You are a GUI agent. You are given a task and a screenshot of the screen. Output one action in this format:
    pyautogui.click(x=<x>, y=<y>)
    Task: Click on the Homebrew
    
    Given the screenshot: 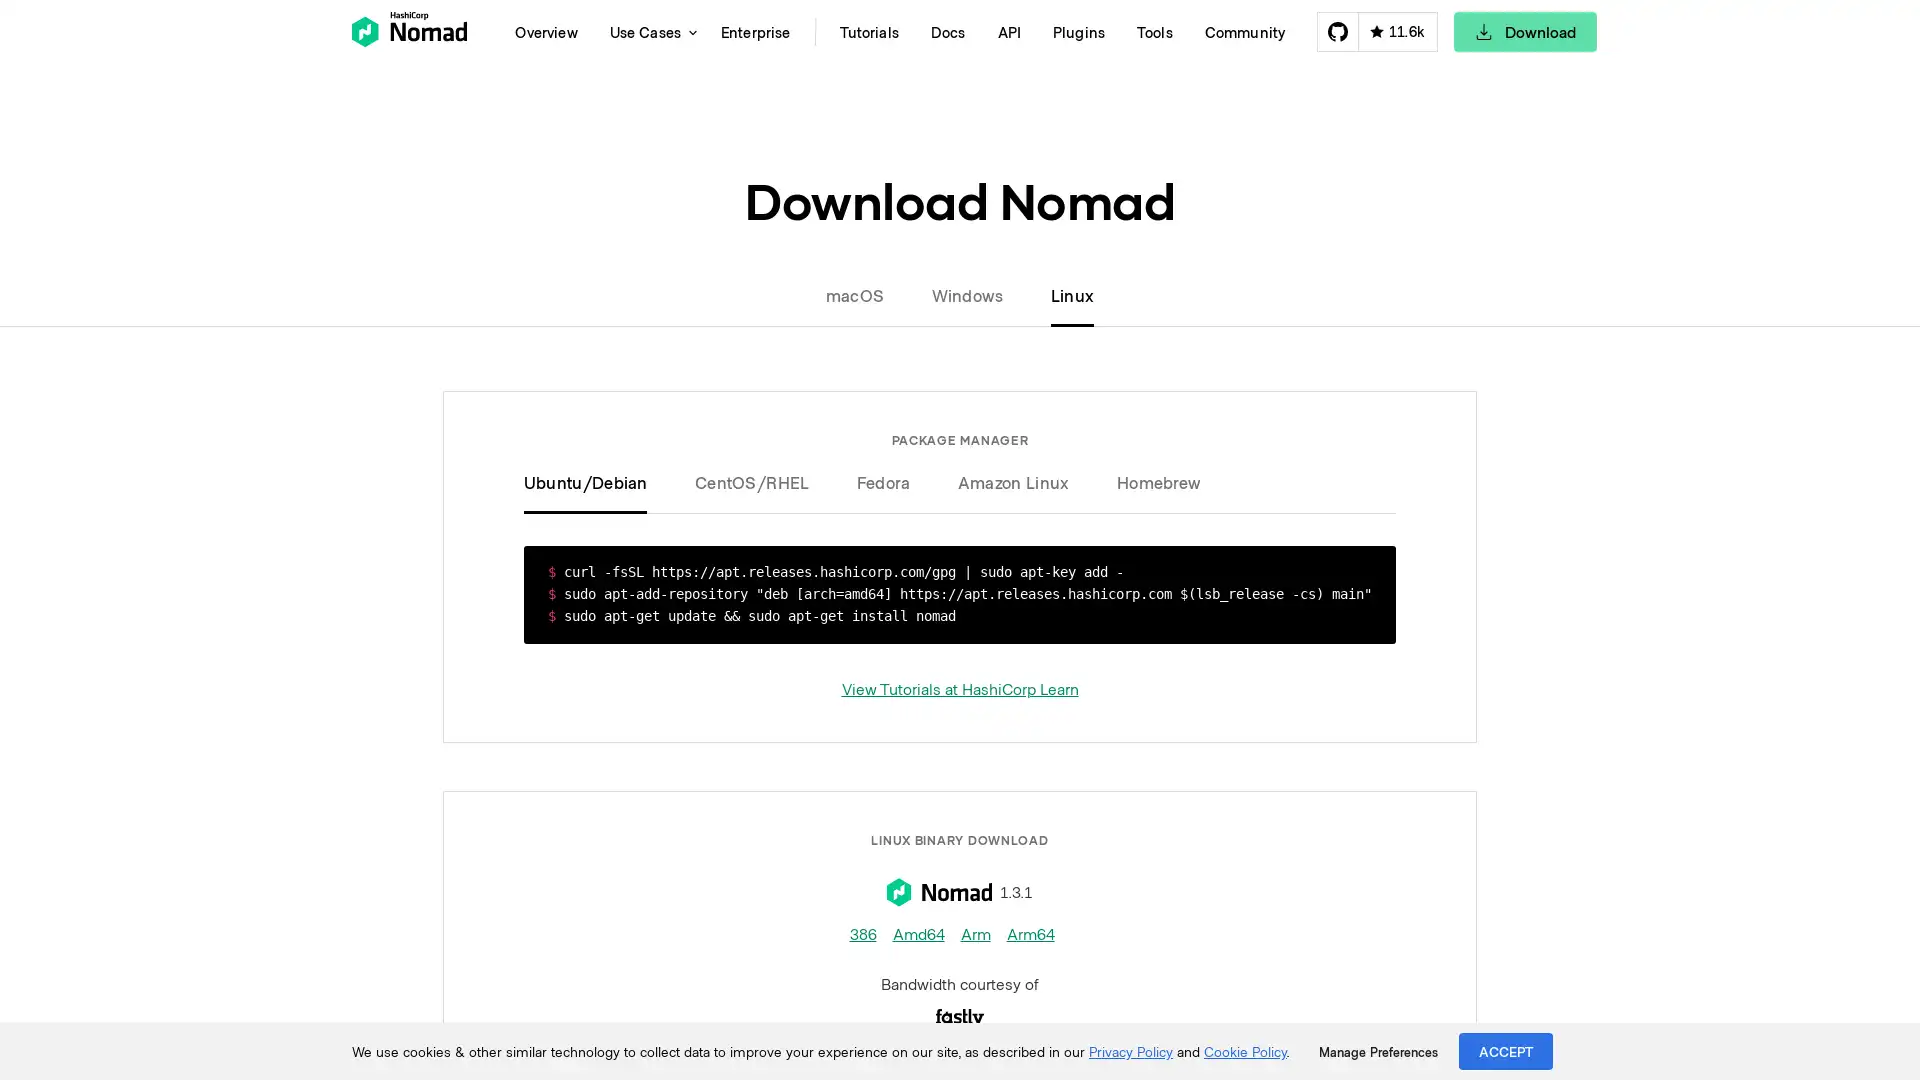 What is the action you would take?
    pyautogui.click(x=1147, y=482)
    